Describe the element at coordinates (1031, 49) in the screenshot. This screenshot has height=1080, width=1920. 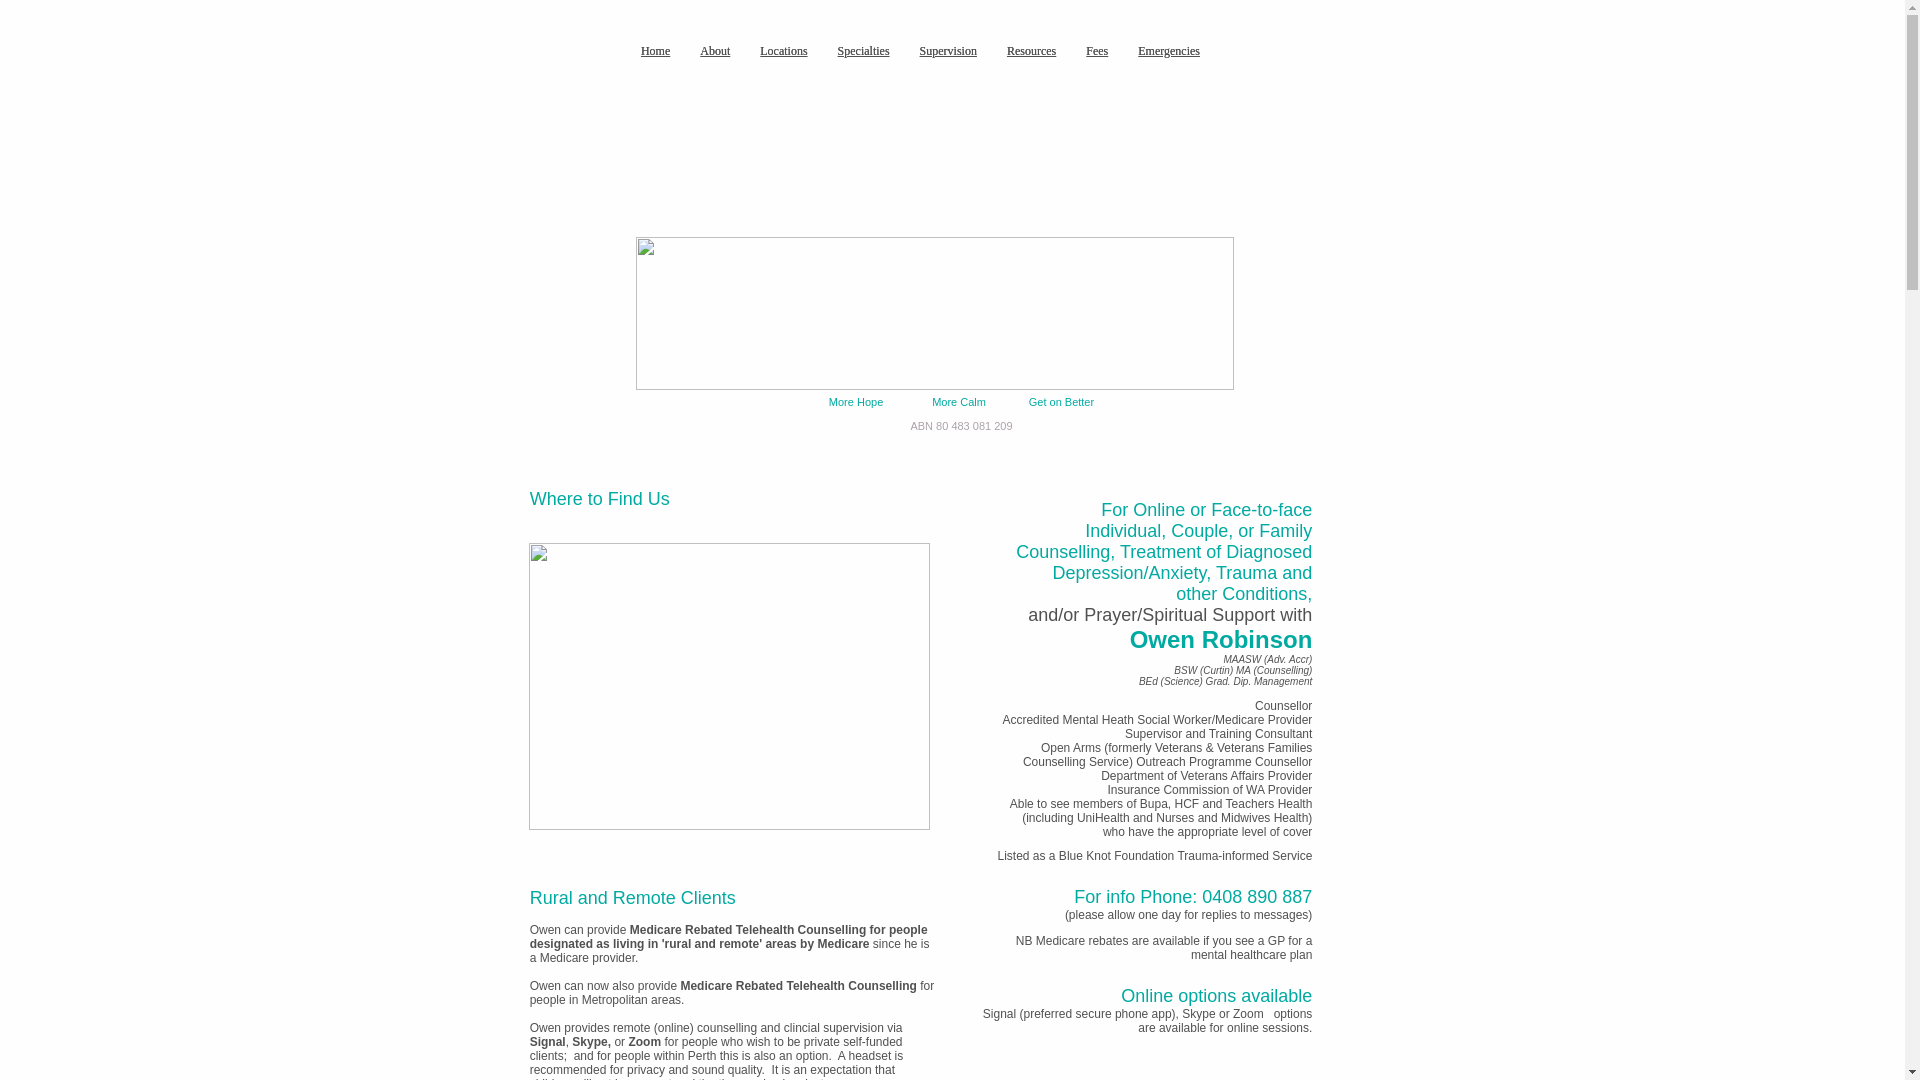
I see `'Resources'` at that location.